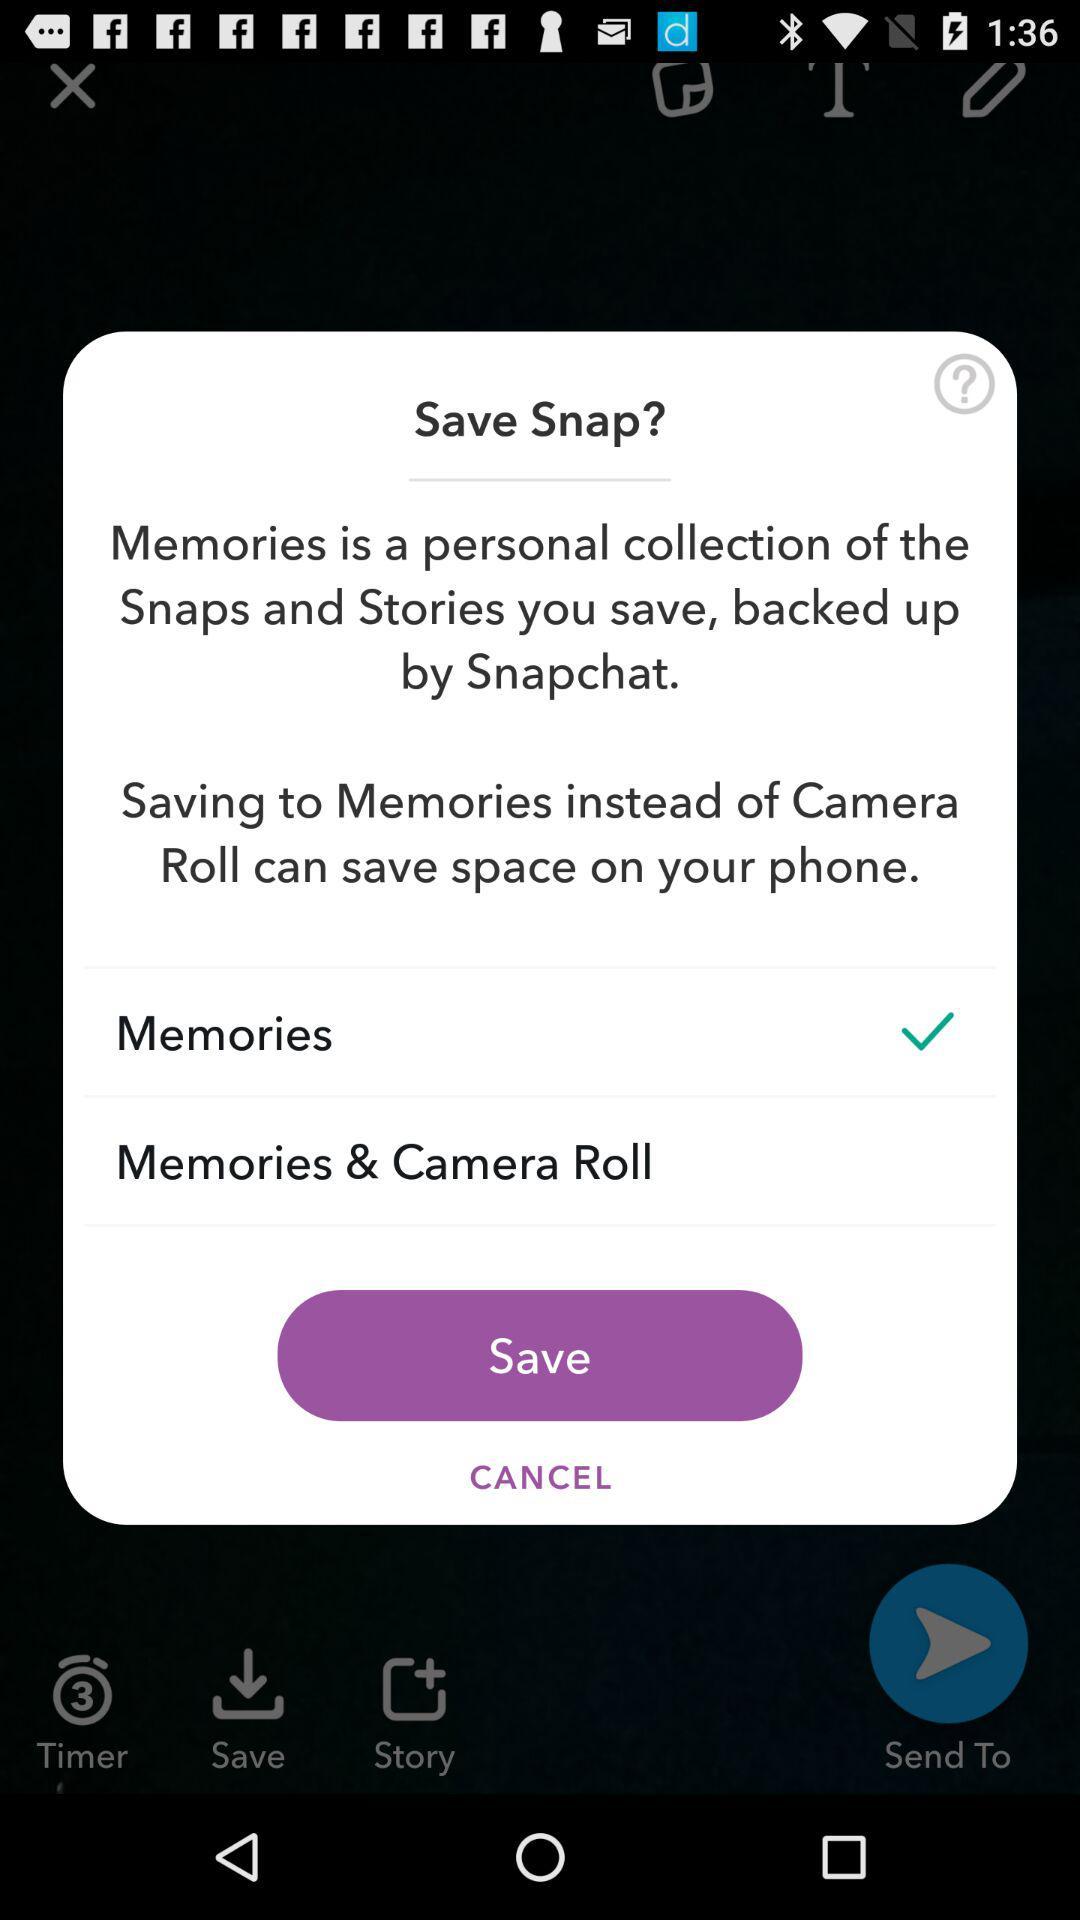 This screenshot has height=1920, width=1080. What do you see at coordinates (963, 384) in the screenshot?
I see `help button` at bounding box center [963, 384].